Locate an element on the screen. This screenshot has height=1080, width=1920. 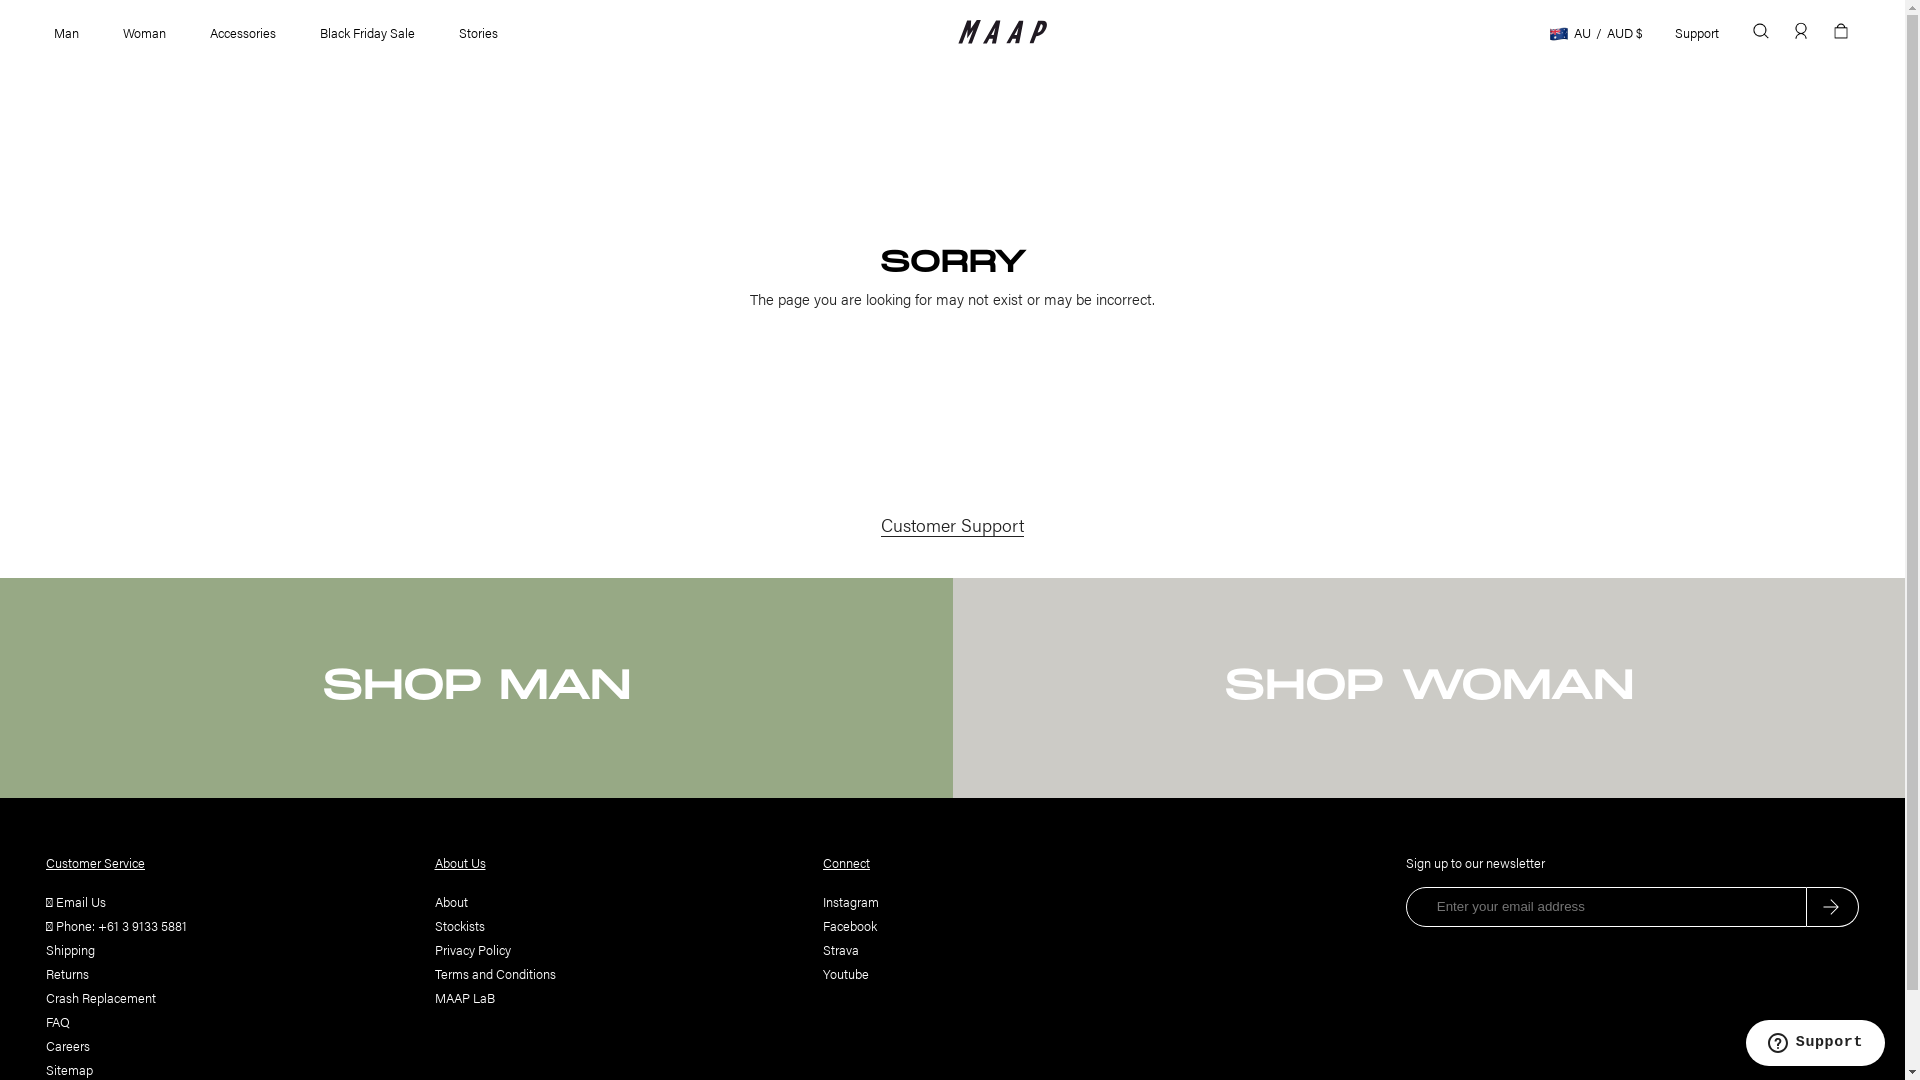
'MAAP LaB' is located at coordinates (463, 997).